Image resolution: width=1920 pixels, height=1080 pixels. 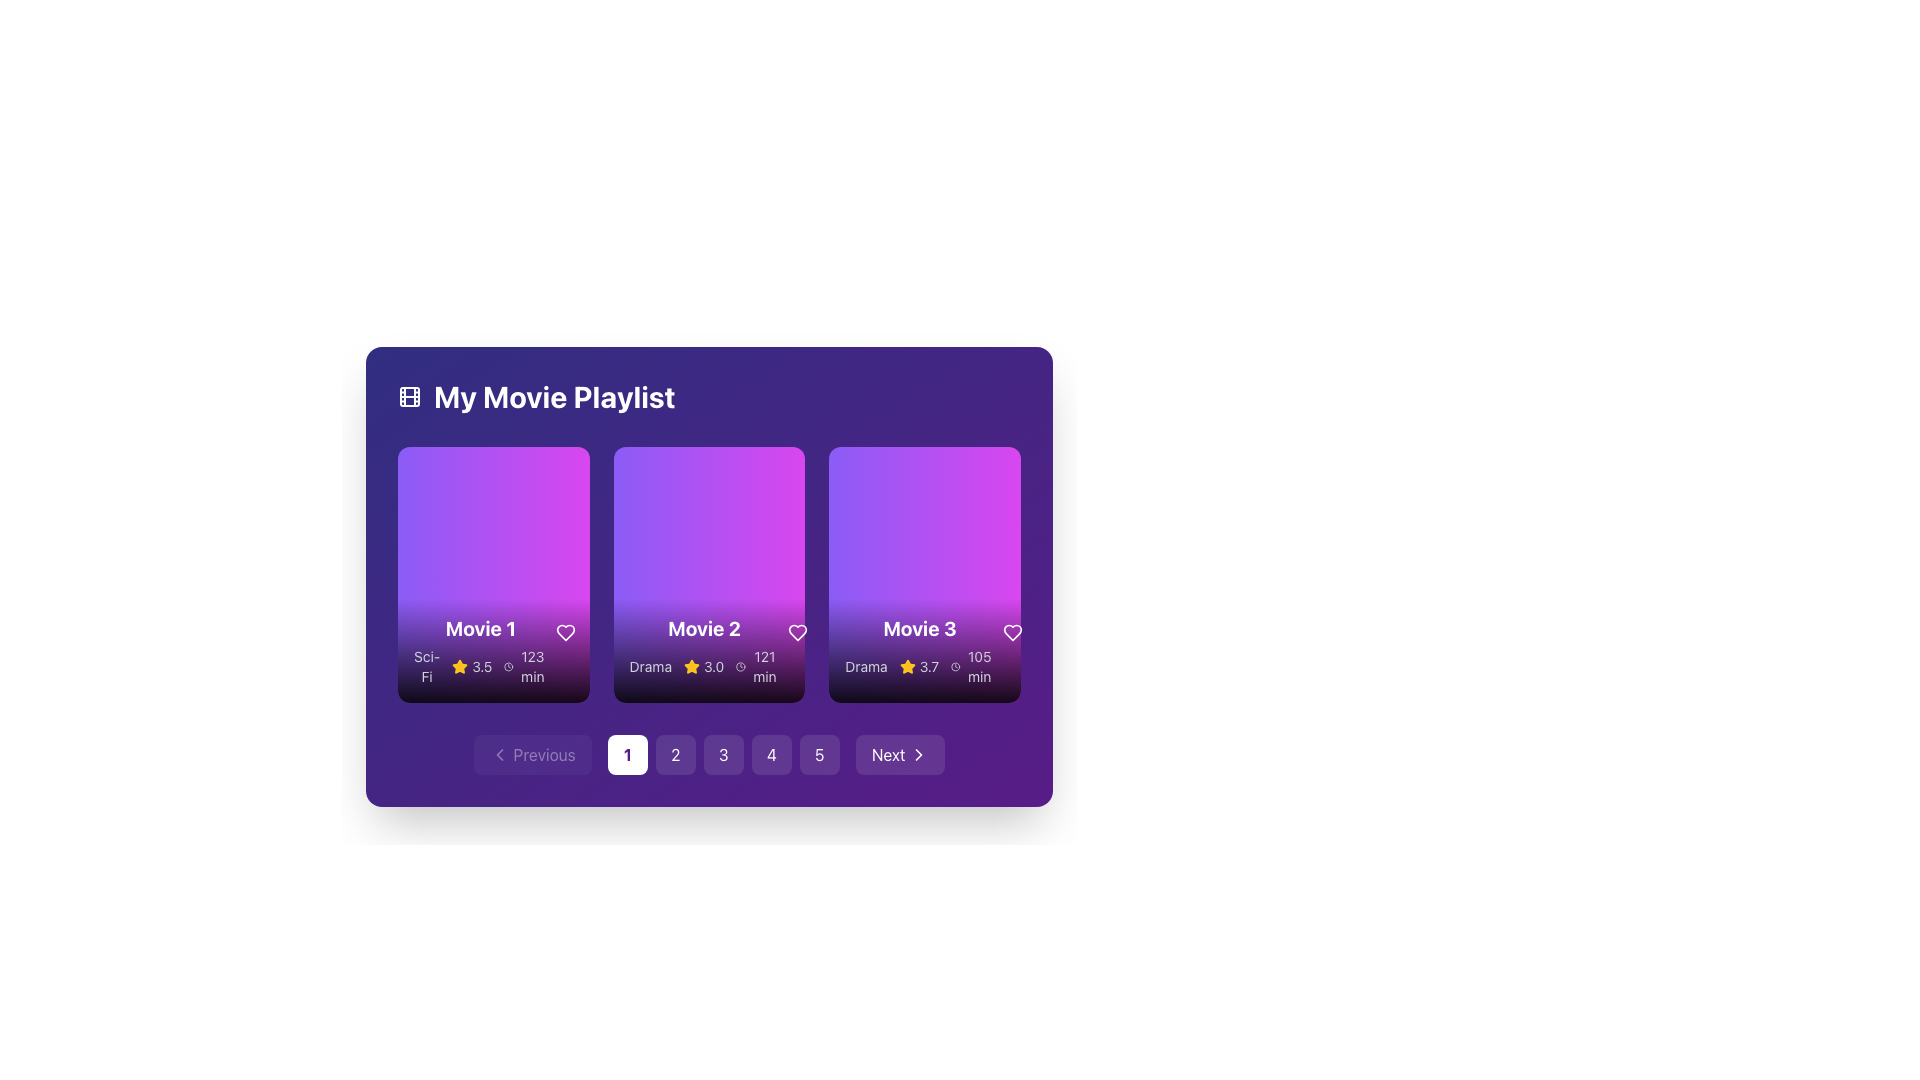 I want to click on user rating displayed in the text with a visual icon for 'Movie 1' located in the bottom-left section of its card in the 'My Movie Playlist' interface, so click(x=471, y=667).